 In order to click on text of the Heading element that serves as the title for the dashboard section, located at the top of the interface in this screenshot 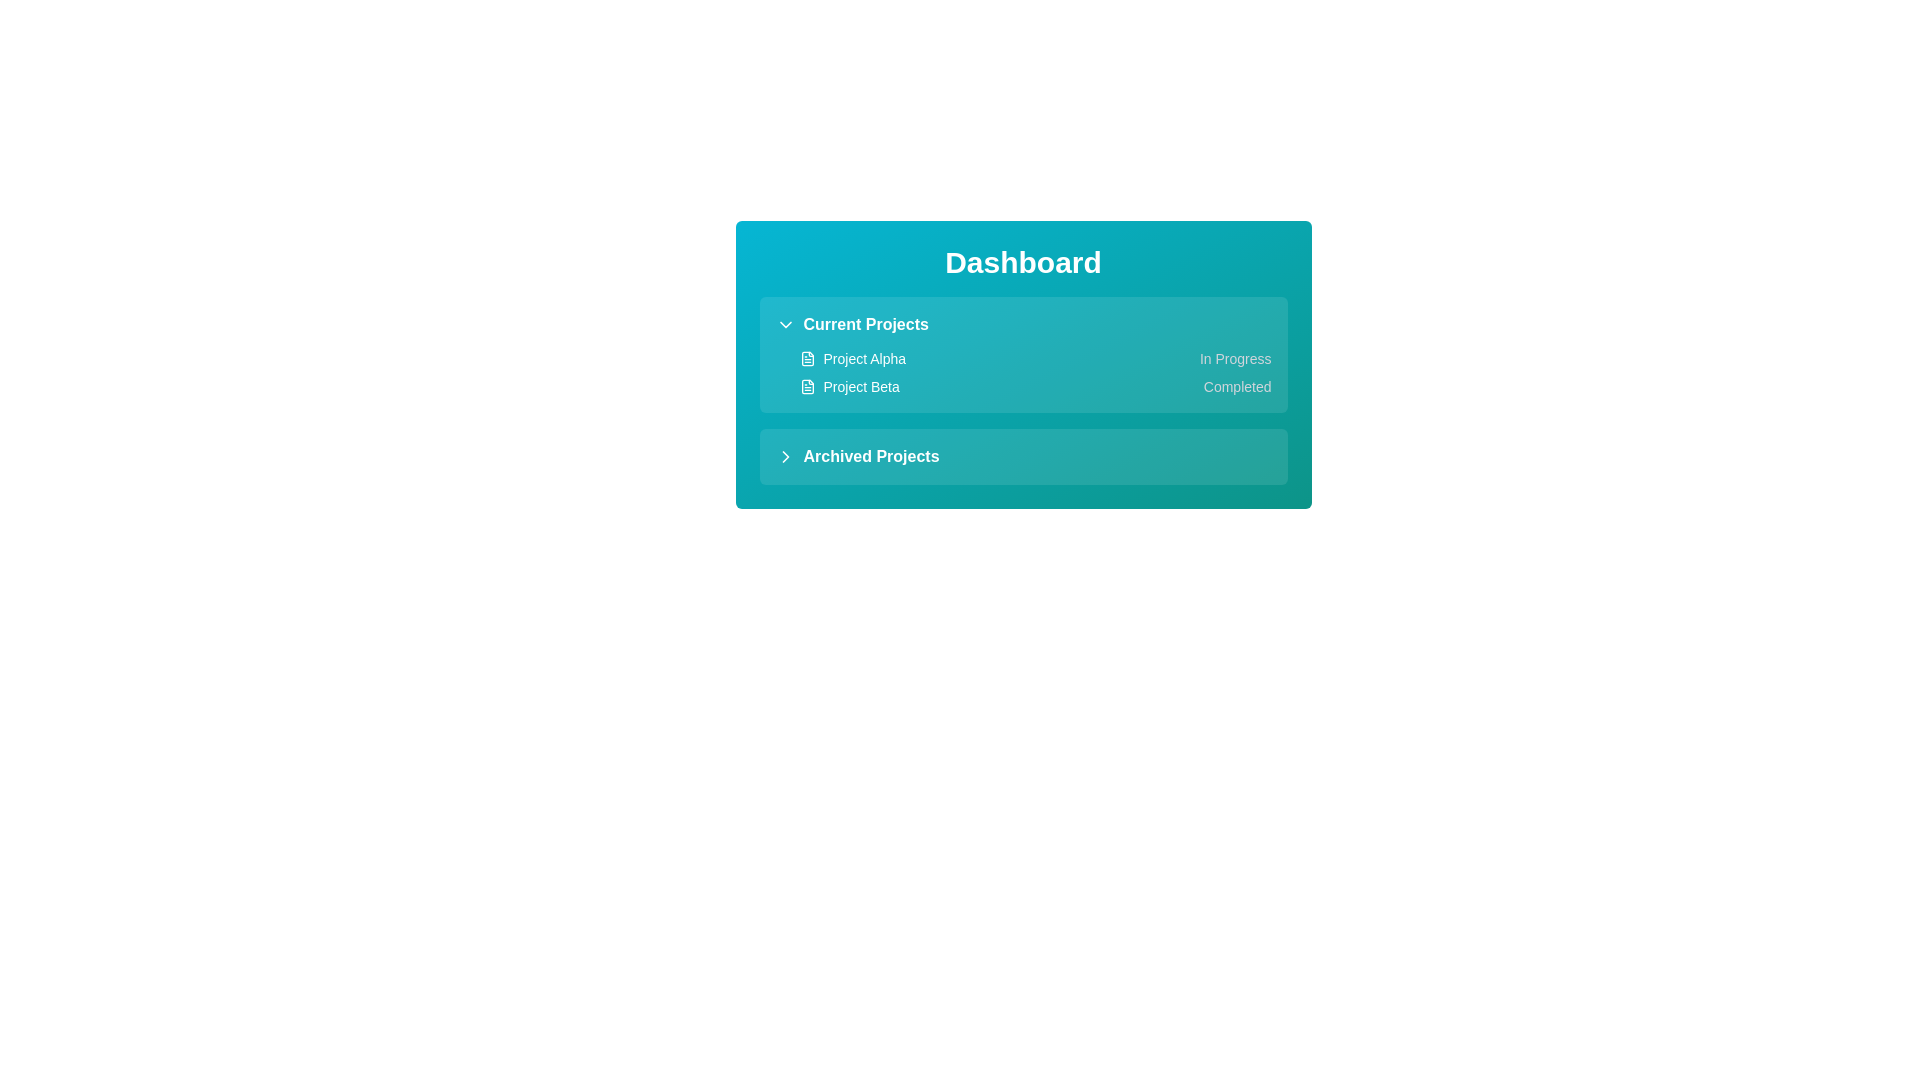, I will do `click(1023, 261)`.